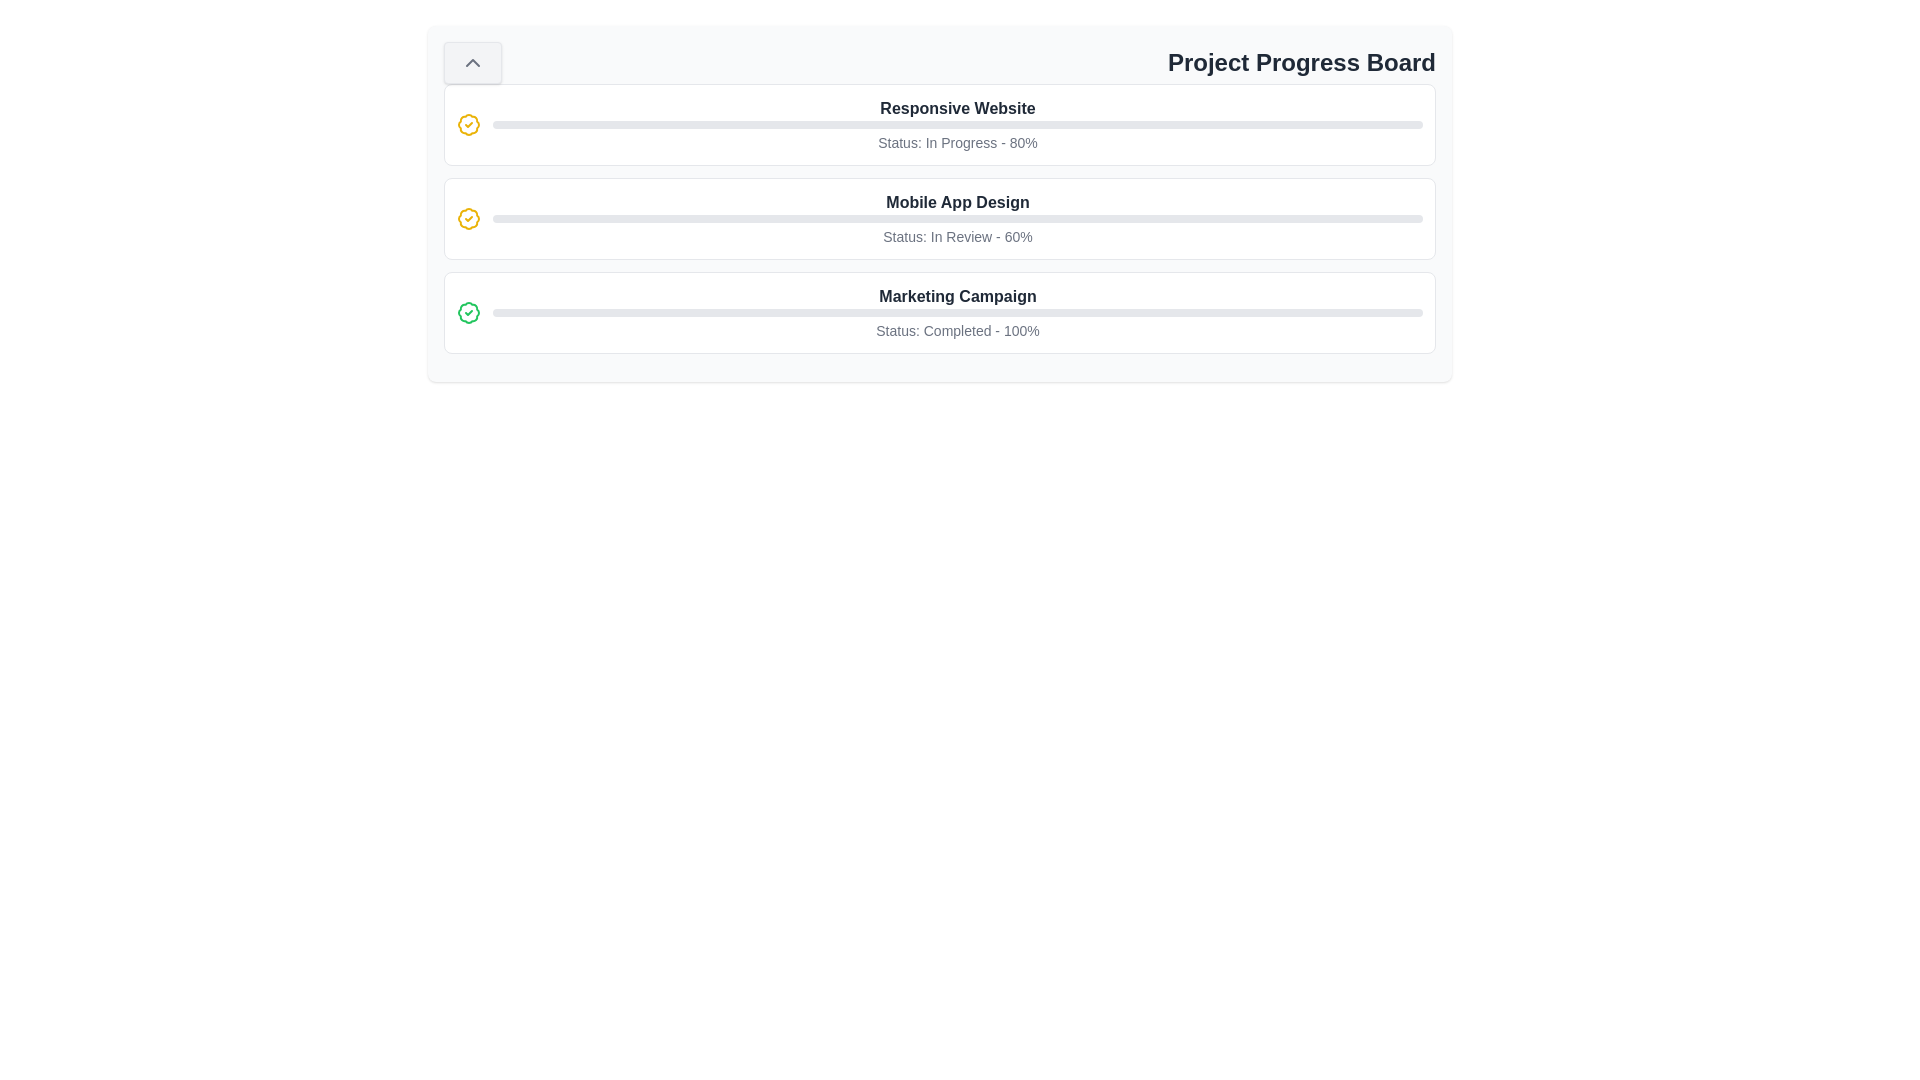 The height and width of the screenshot is (1080, 1920). I want to click on the text label displaying 'Marketing Campaign' in bold dark-gray font, located in the third section of the list with the status 'Completed - 100%', so click(957, 297).